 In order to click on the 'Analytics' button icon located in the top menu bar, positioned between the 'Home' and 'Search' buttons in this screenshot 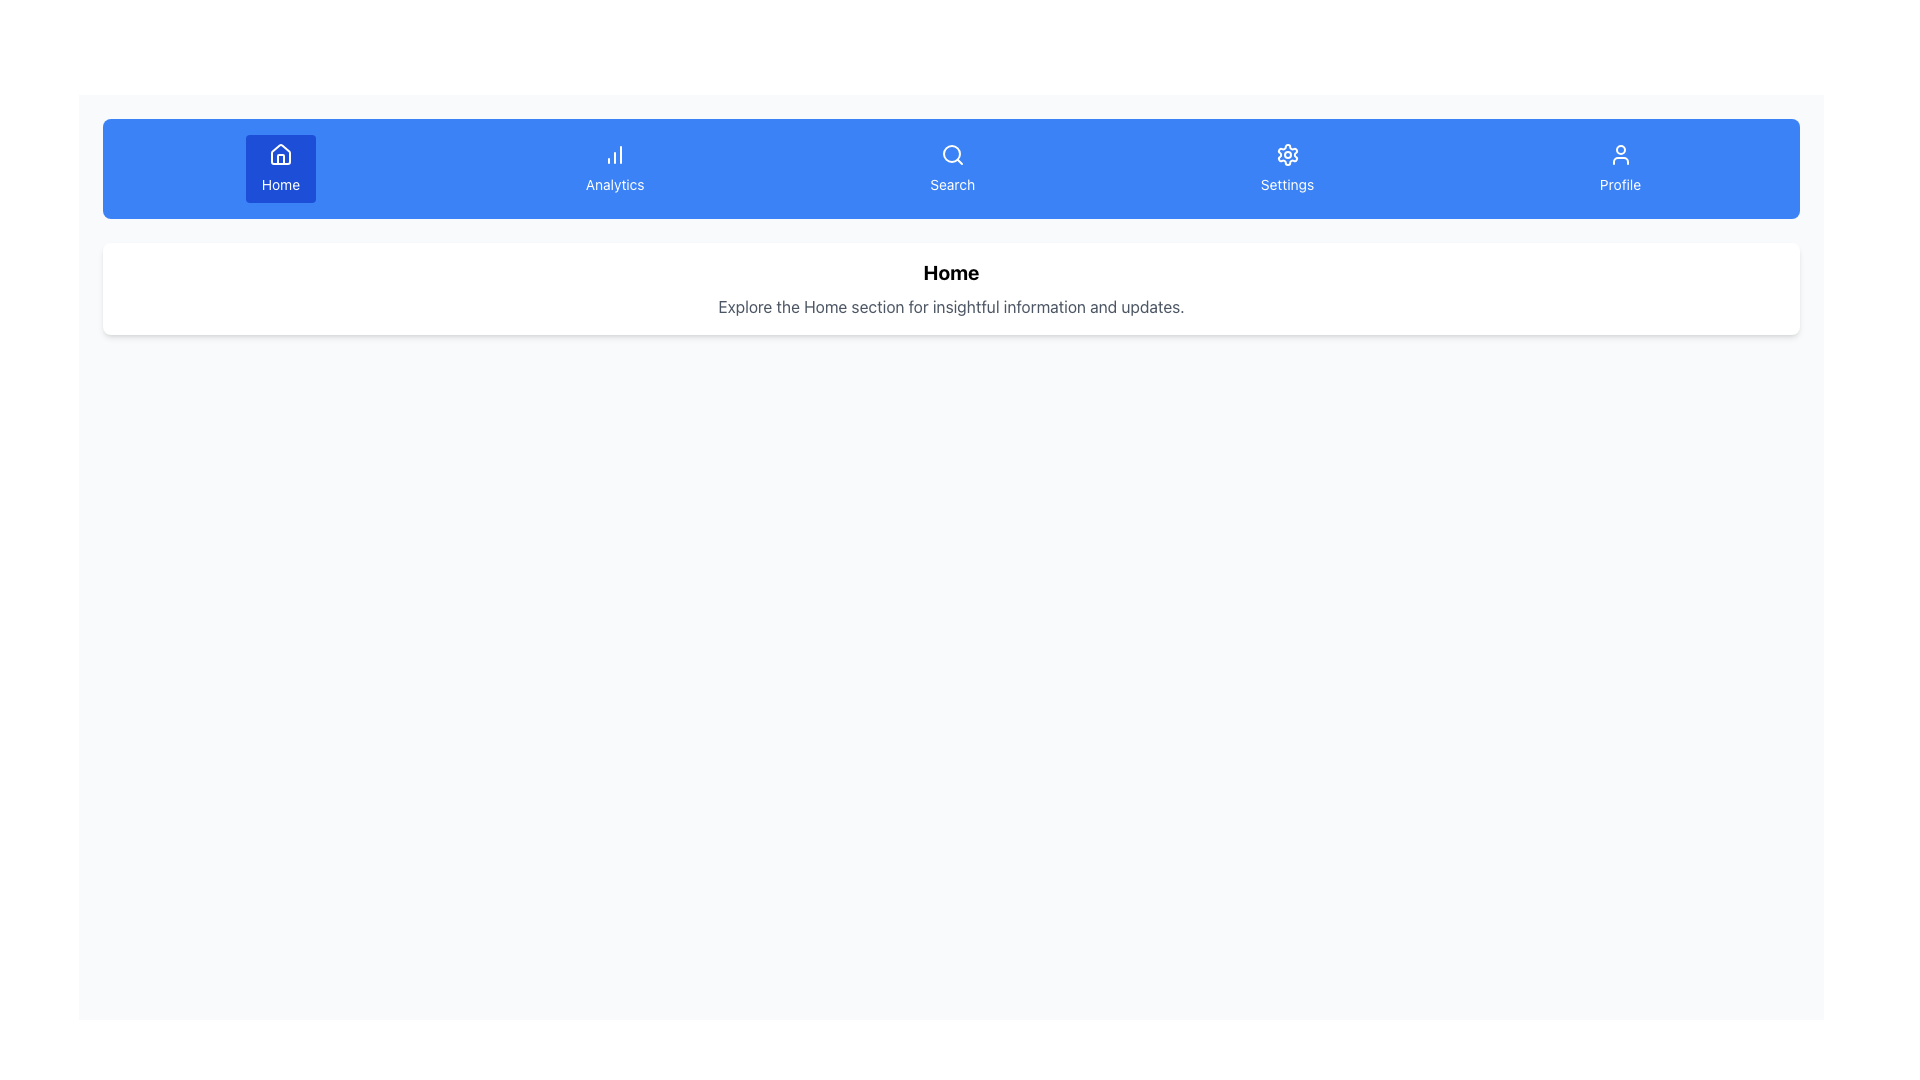, I will do `click(614, 153)`.